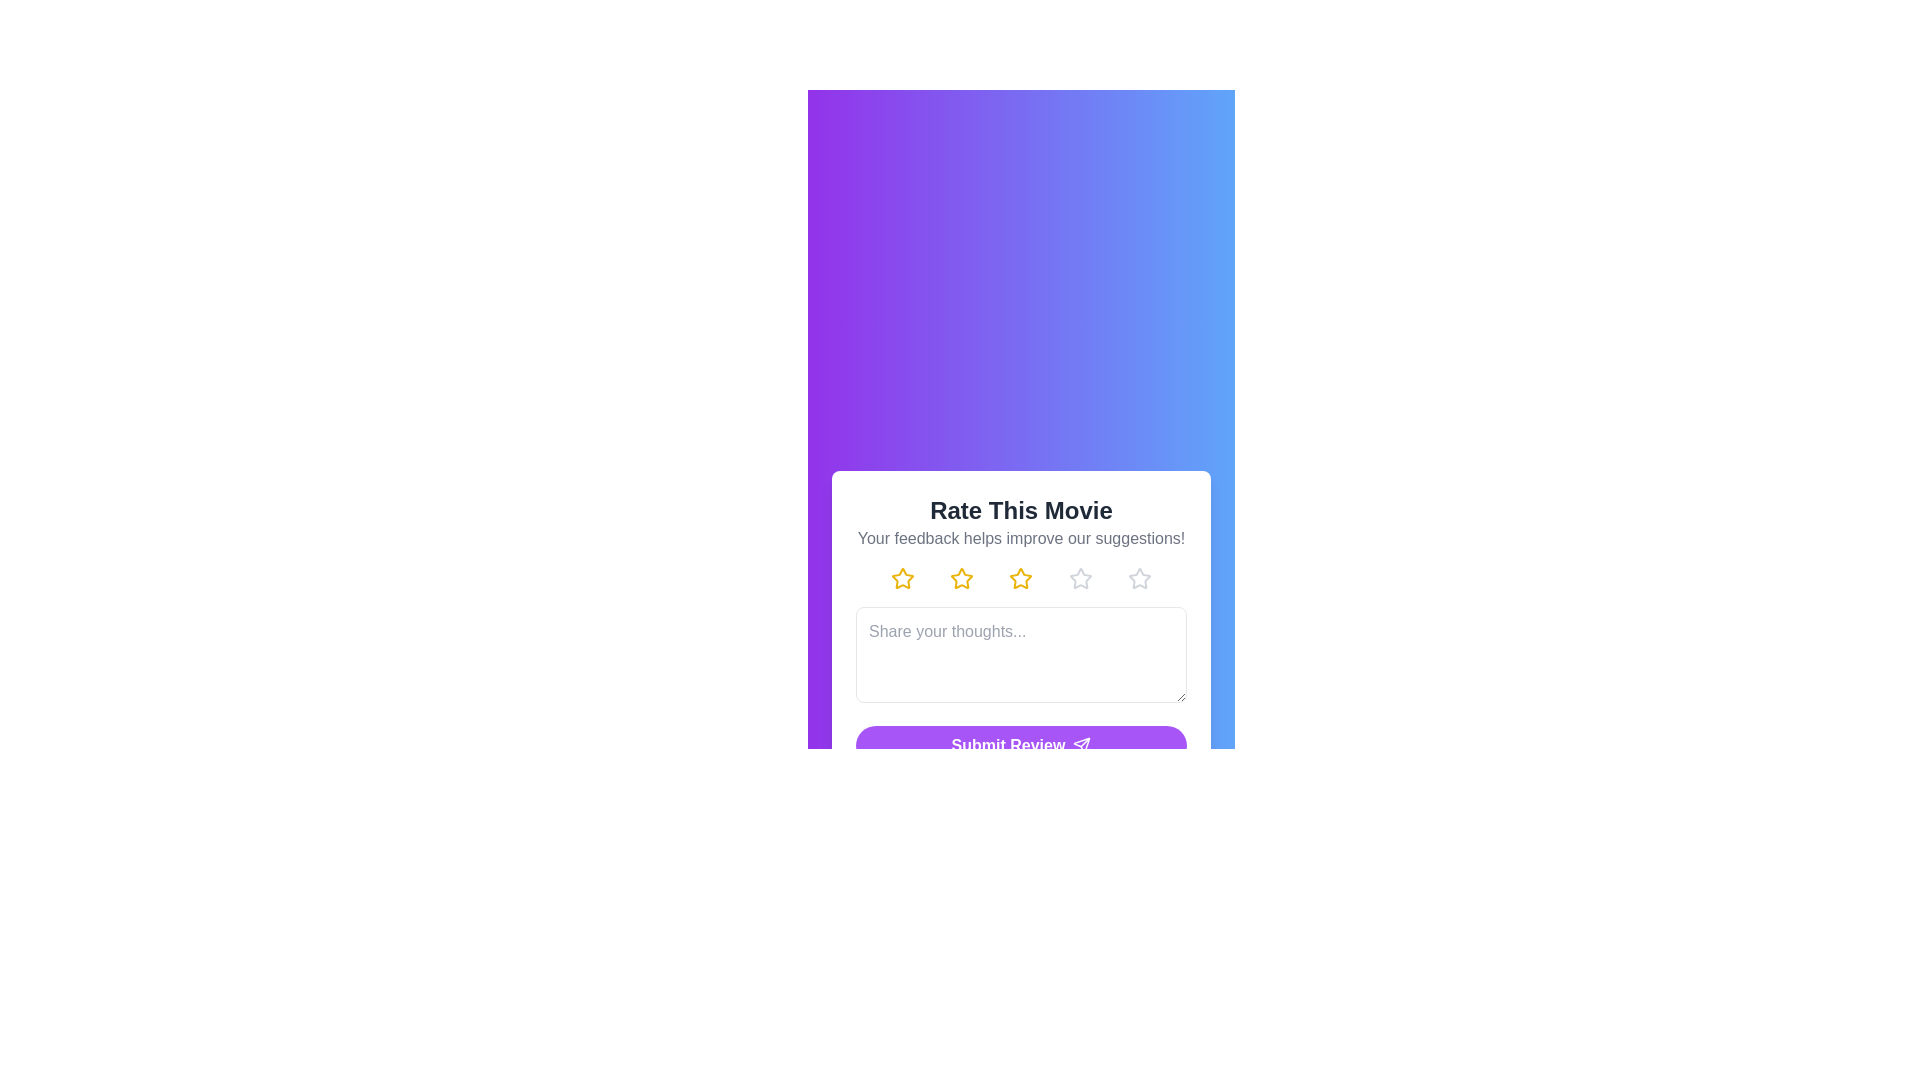  Describe the element at coordinates (962, 578) in the screenshot. I see `to select the second star in the horizontal rating section, which is a golden-yellow star icon` at that location.